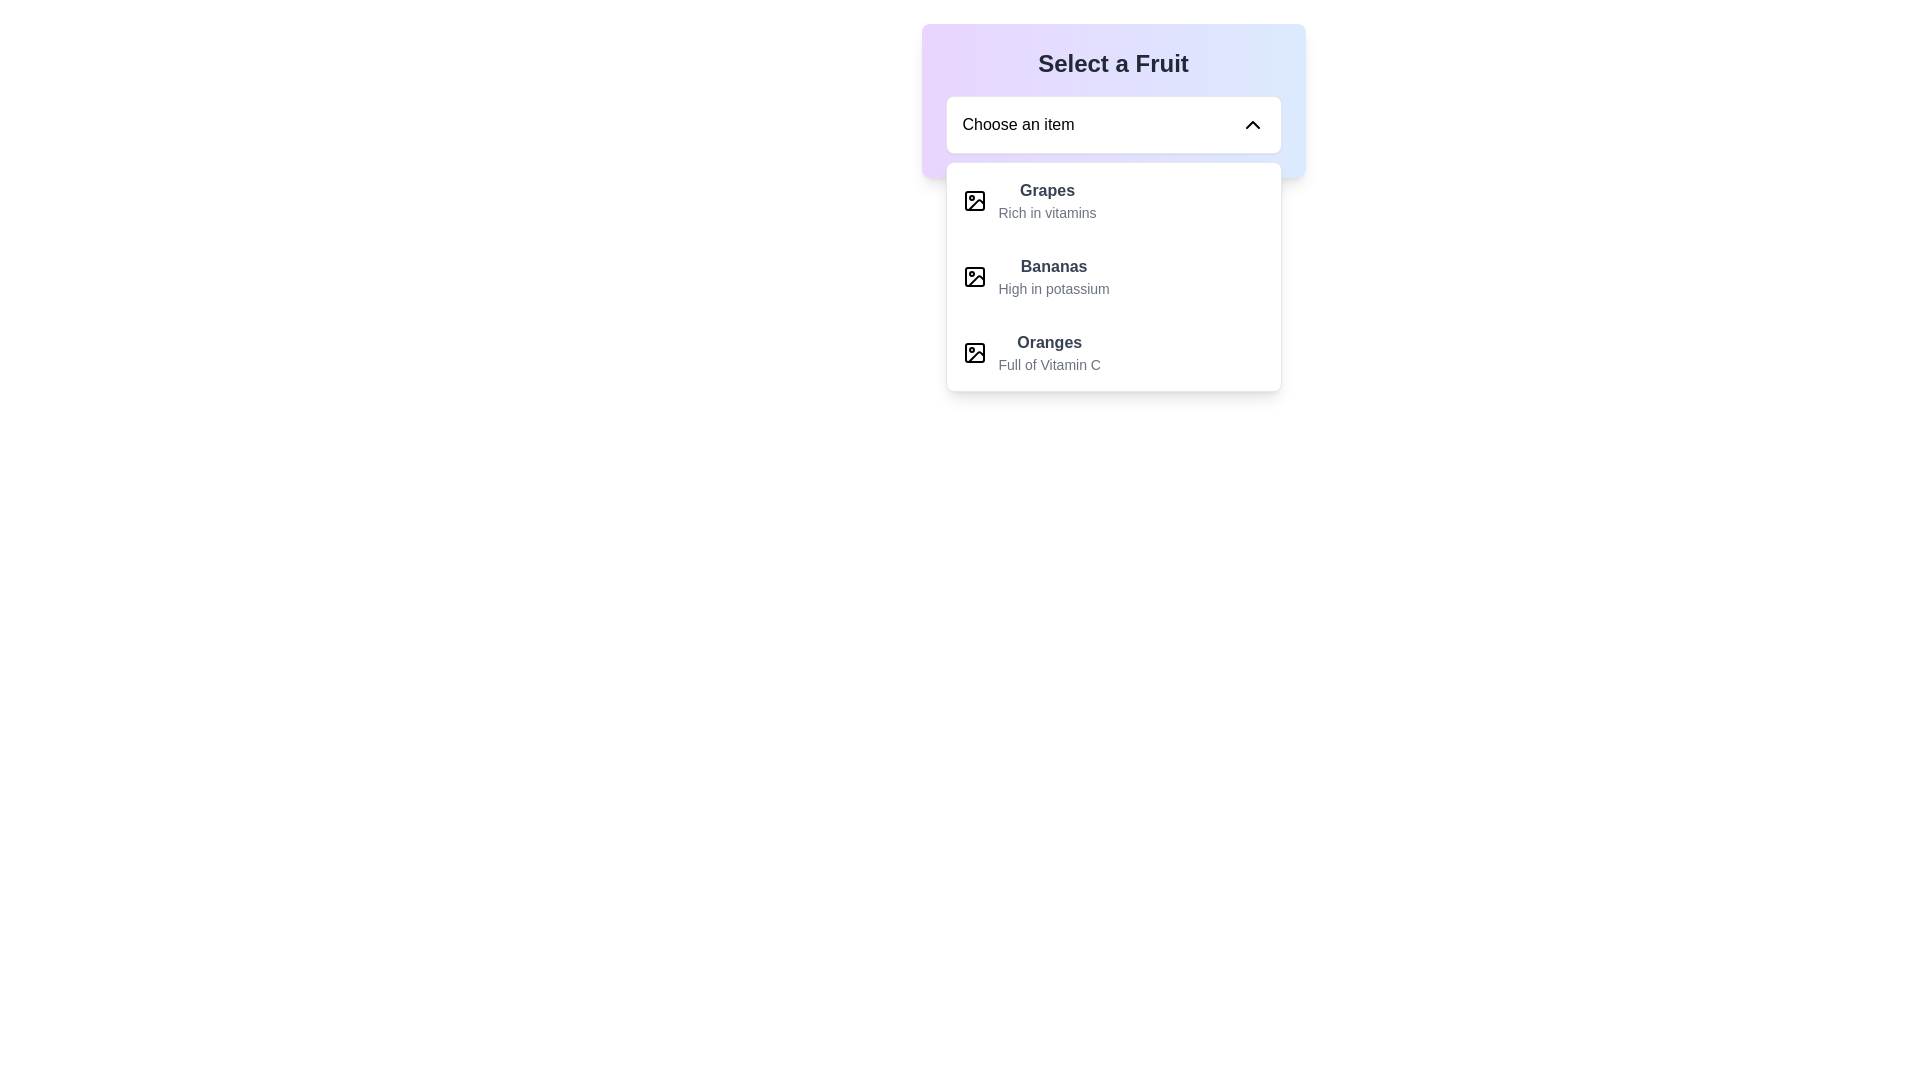 The image size is (1920, 1080). What do you see at coordinates (980, 352) in the screenshot?
I see `the icon representing an image located to the left of the 'Oranges' option in the dropdown list, which features a simplistic design with a black stroke and includes a small circle and diagonal line` at bounding box center [980, 352].